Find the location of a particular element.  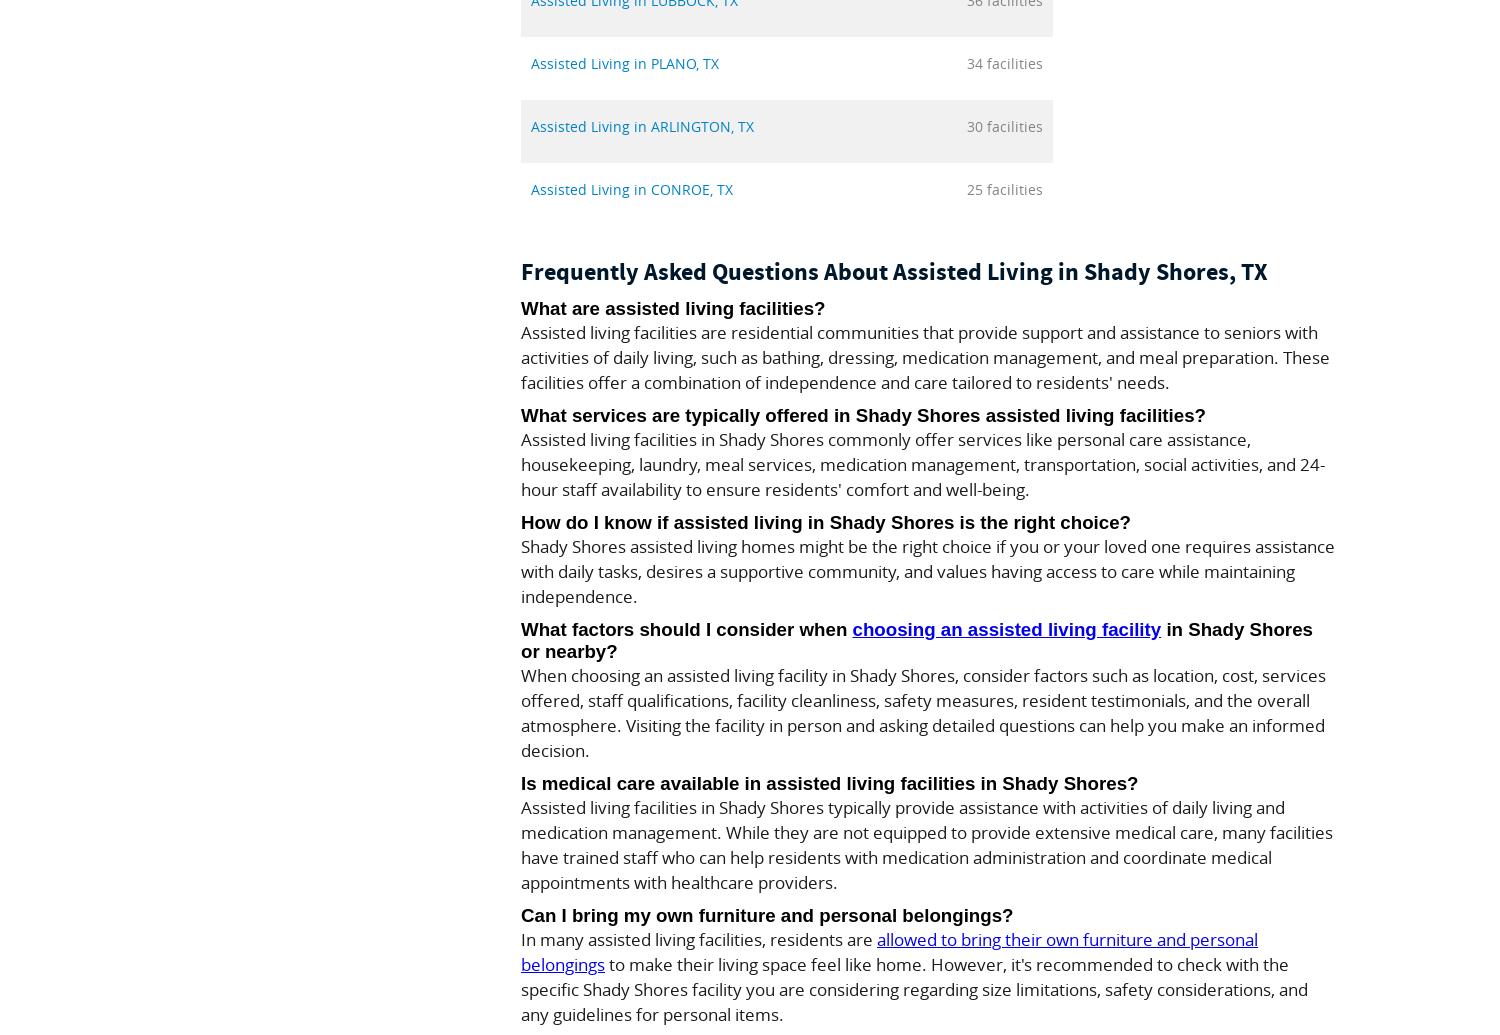

'Can I bring my own furniture and personal belongings?' is located at coordinates (766, 914).